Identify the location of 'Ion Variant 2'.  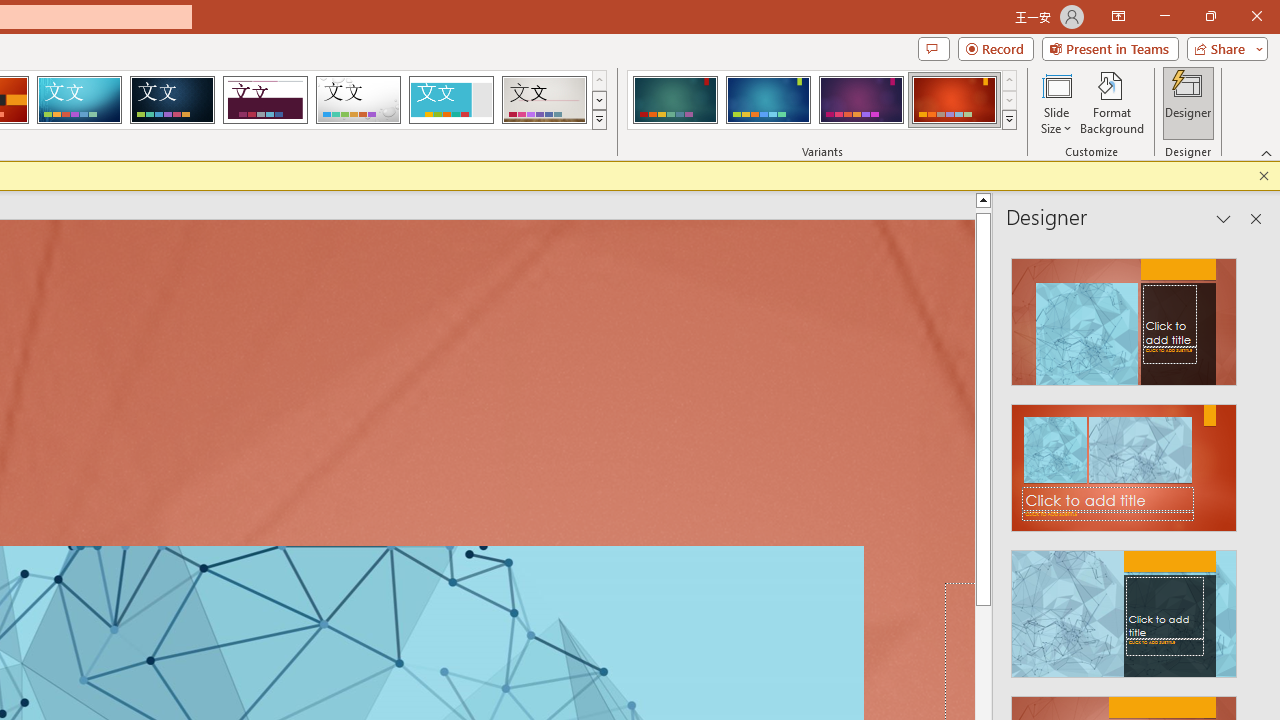
(767, 100).